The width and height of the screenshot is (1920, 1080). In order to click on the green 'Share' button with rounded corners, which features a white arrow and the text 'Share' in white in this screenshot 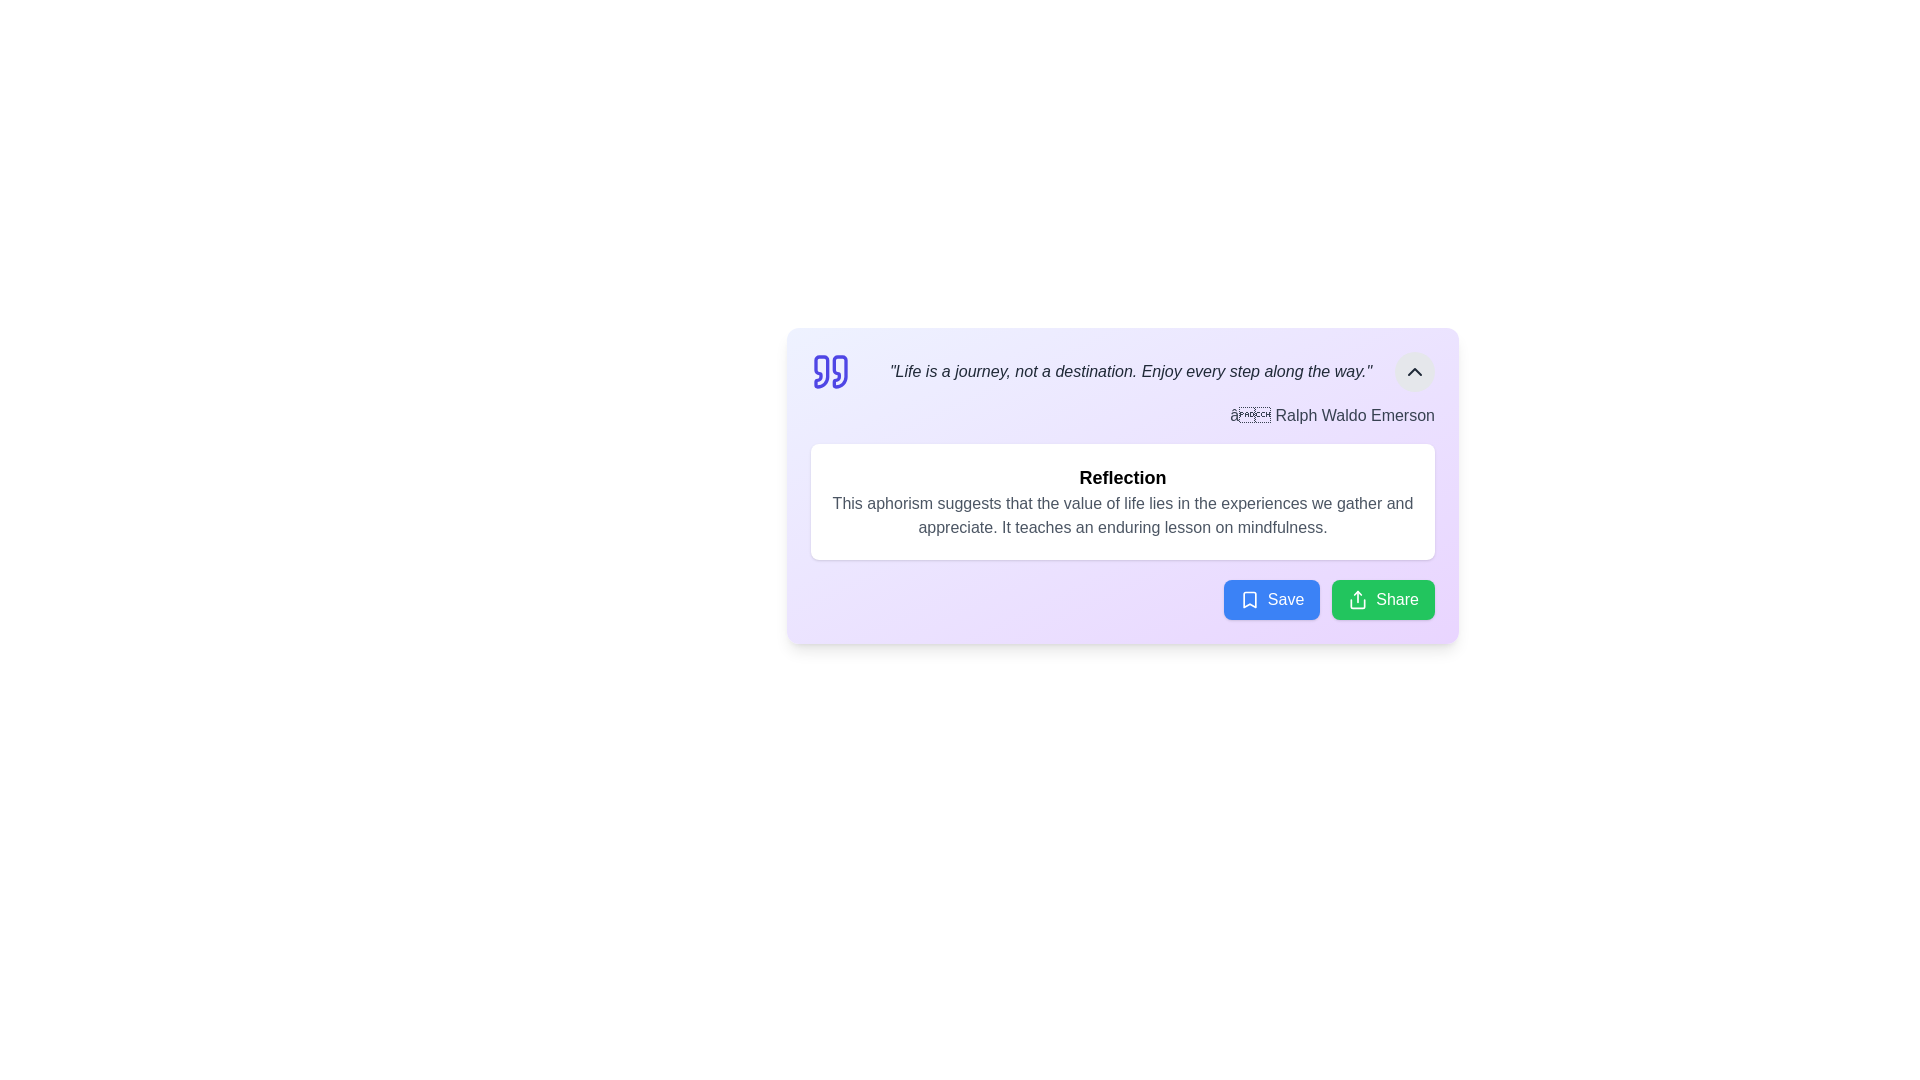, I will do `click(1382, 599)`.